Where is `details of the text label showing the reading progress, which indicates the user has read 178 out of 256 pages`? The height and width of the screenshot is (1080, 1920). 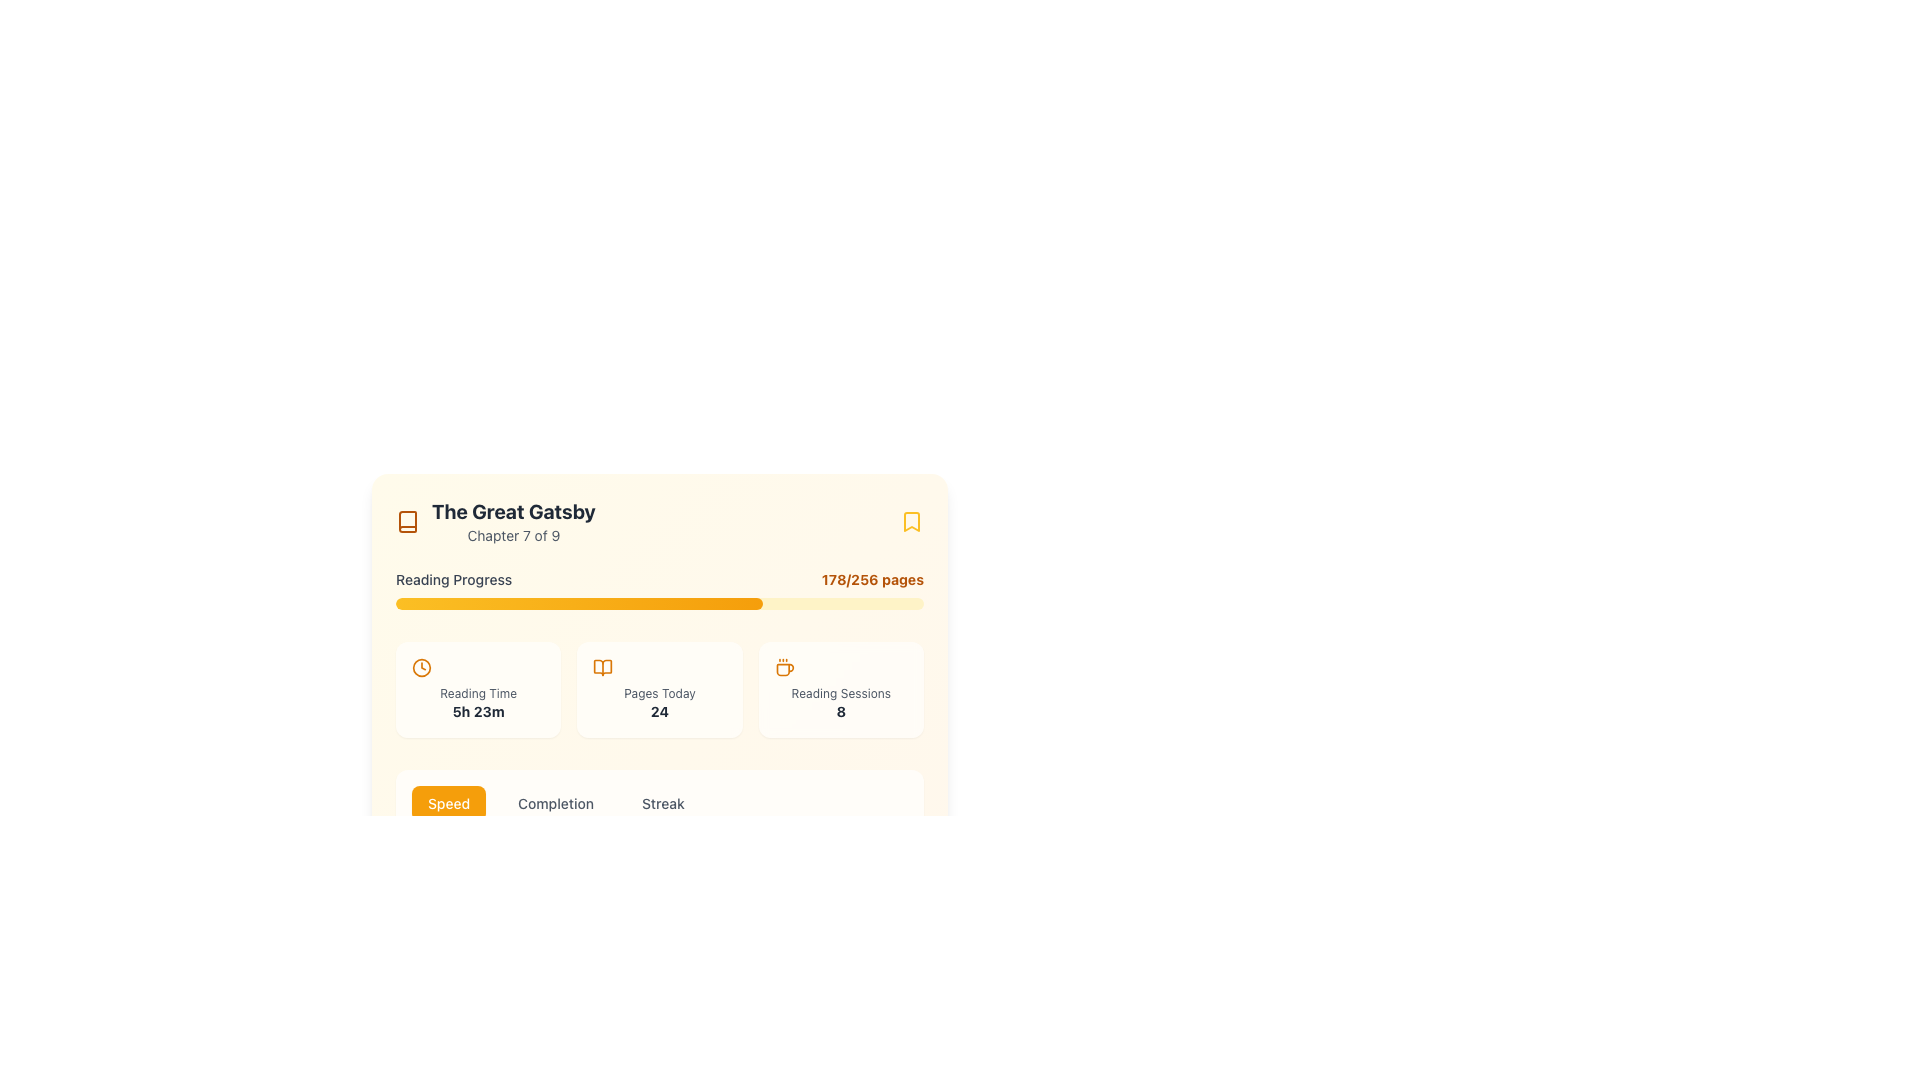 details of the text label showing the reading progress, which indicates the user has read 178 out of 256 pages is located at coordinates (873, 579).